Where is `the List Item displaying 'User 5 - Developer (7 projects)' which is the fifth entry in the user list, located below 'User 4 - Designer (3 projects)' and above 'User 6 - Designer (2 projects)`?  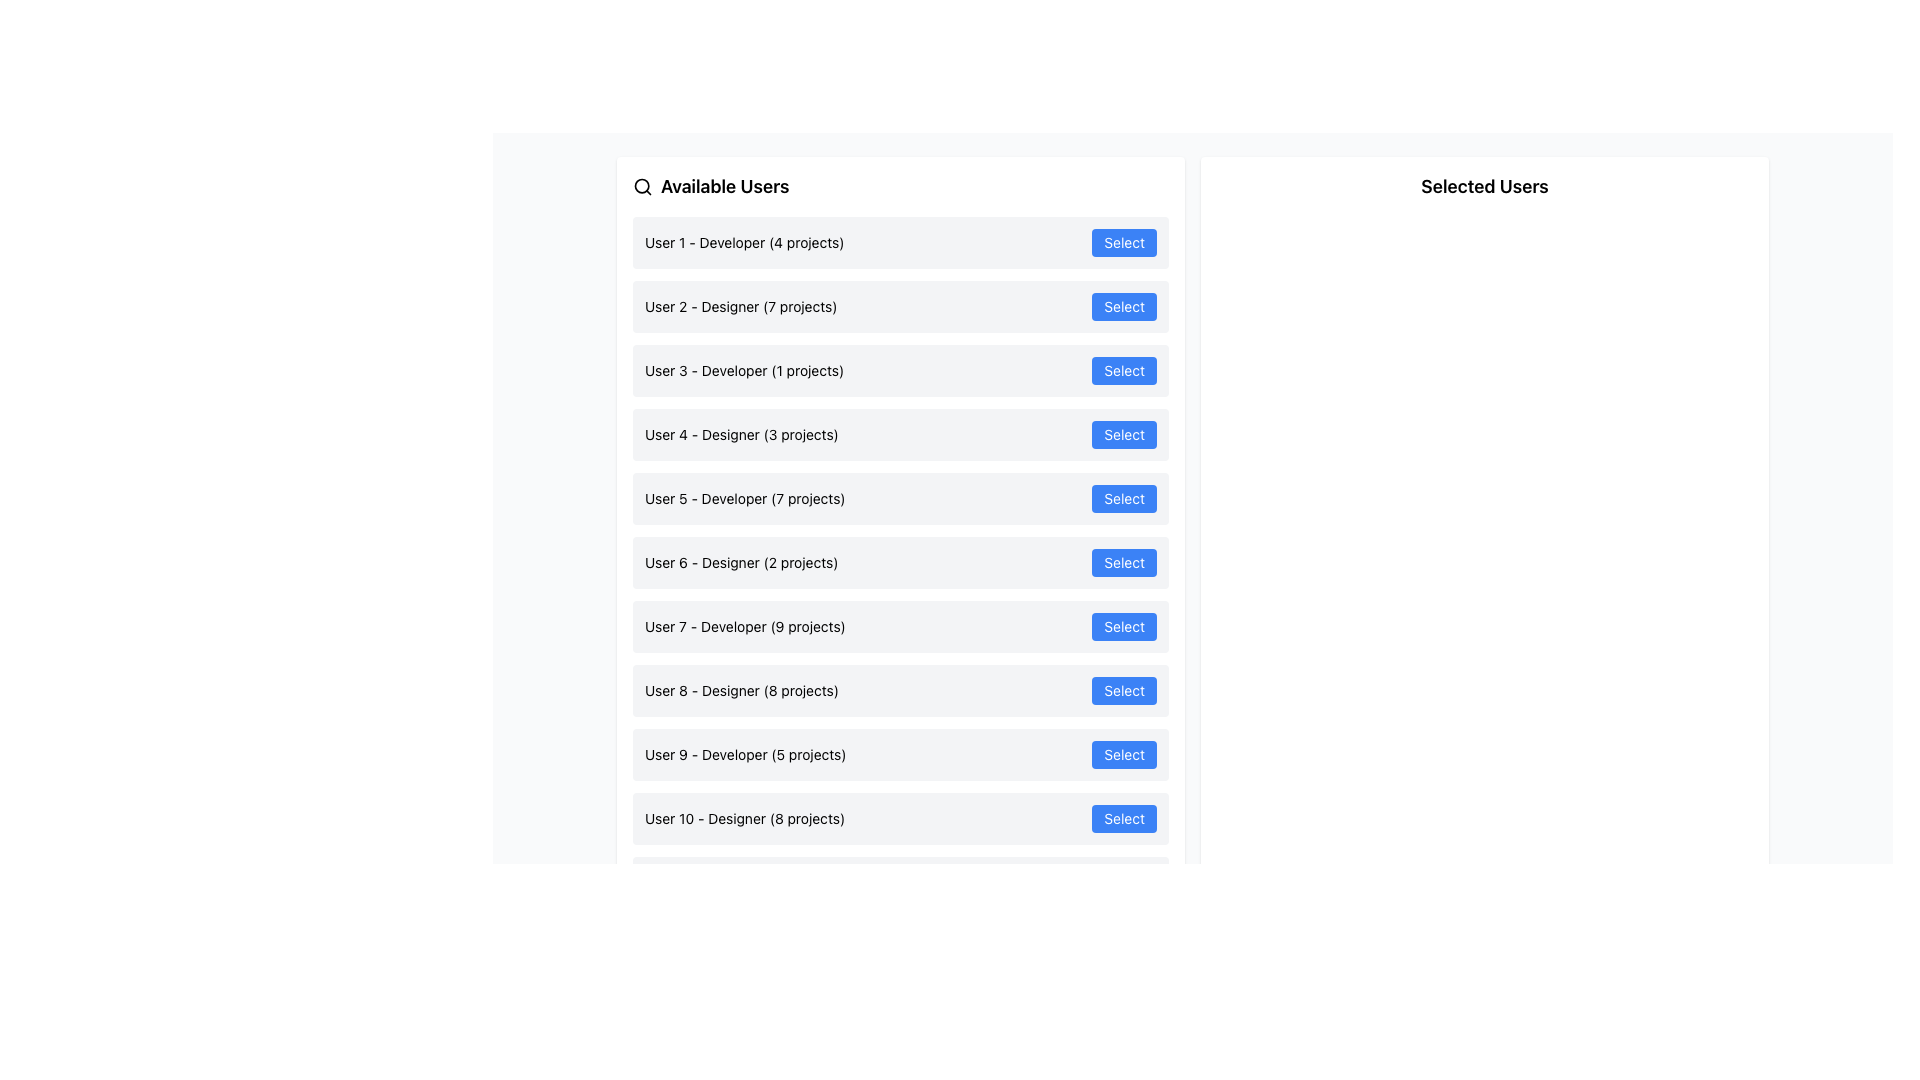 the List Item displaying 'User 5 - Developer (7 projects)' which is the fifth entry in the user list, located below 'User 4 - Designer (3 projects)' and above 'User 6 - Designer (2 projects) is located at coordinates (900, 497).